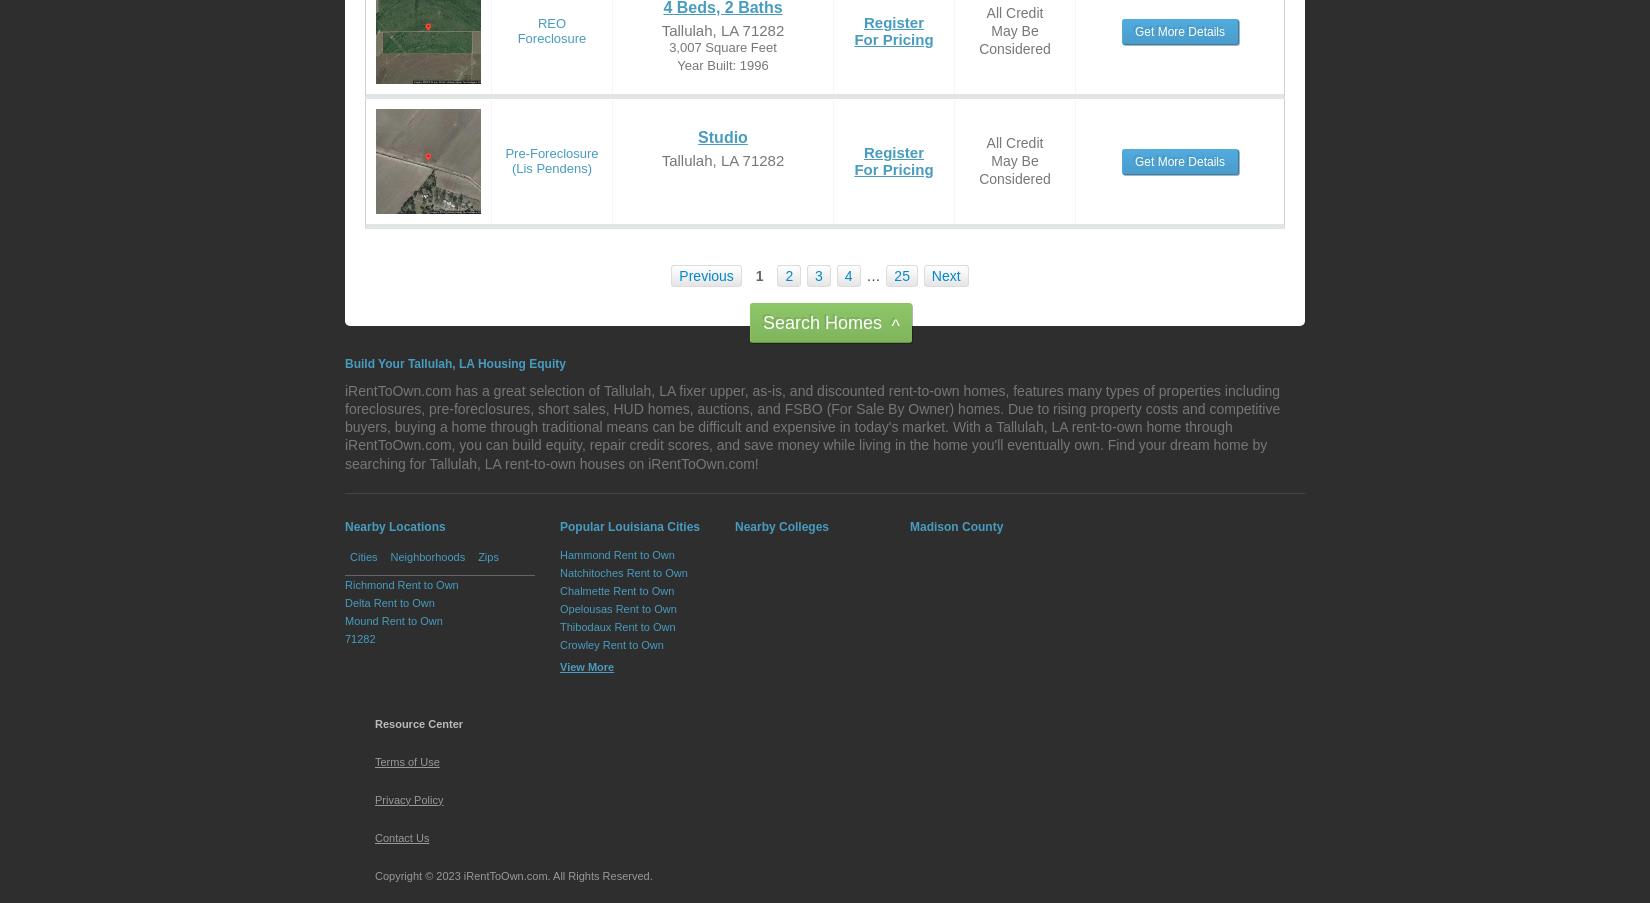  Describe the element at coordinates (615, 590) in the screenshot. I see `'Chalmette
Rent to Own'` at that location.